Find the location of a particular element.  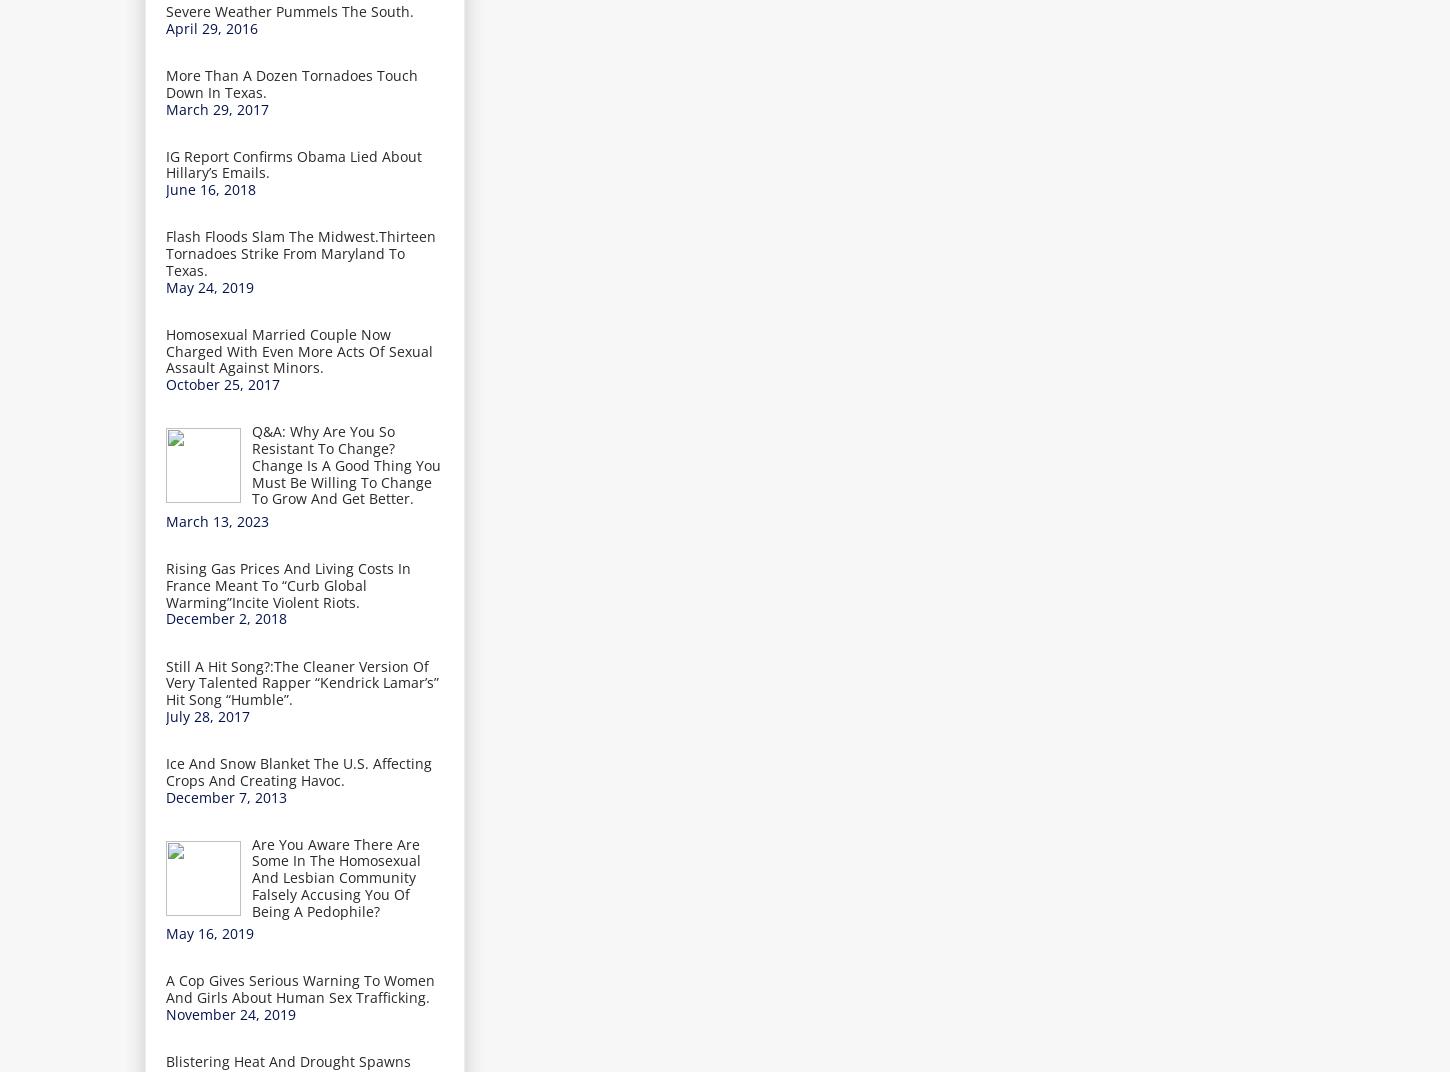

'May 16, 2019' is located at coordinates (165, 933).